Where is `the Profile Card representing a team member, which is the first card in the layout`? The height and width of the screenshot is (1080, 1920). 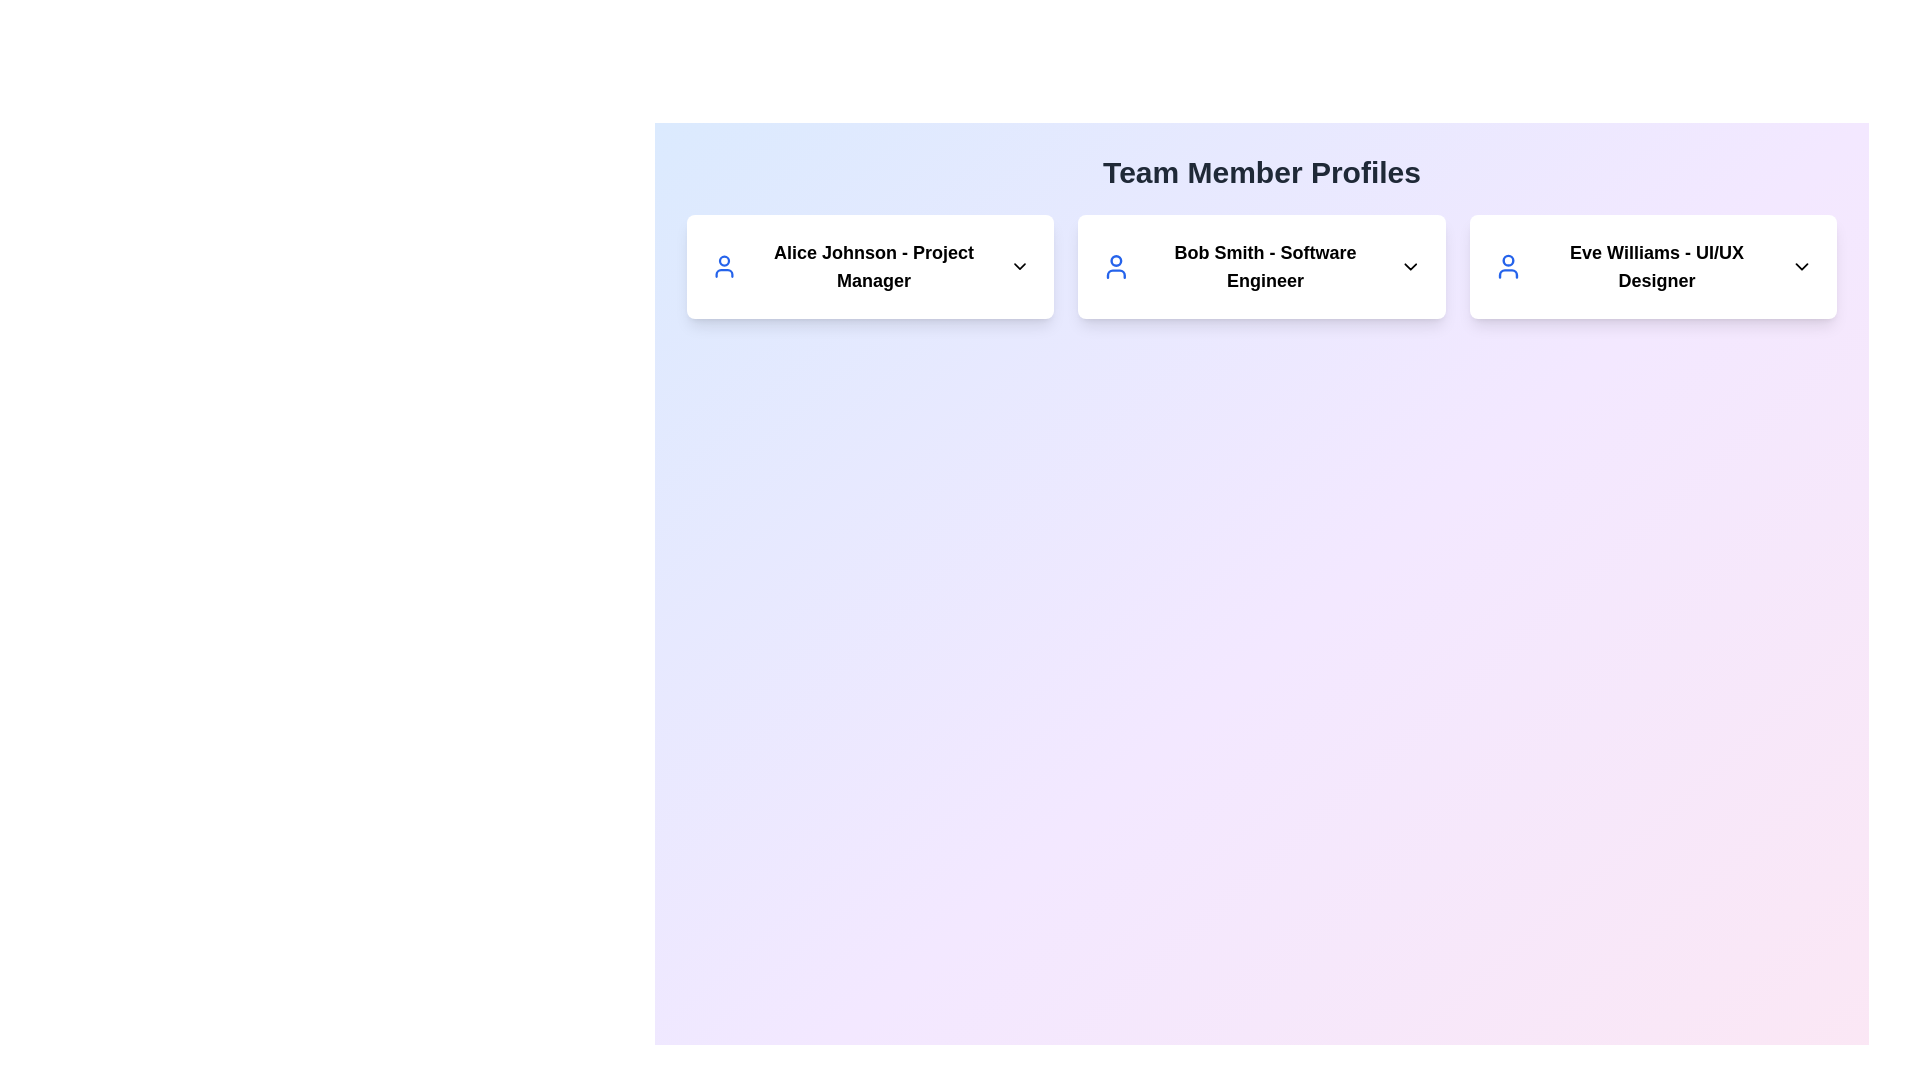 the Profile Card representing a team member, which is the first card in the layout is located at coordinates (870, 265).